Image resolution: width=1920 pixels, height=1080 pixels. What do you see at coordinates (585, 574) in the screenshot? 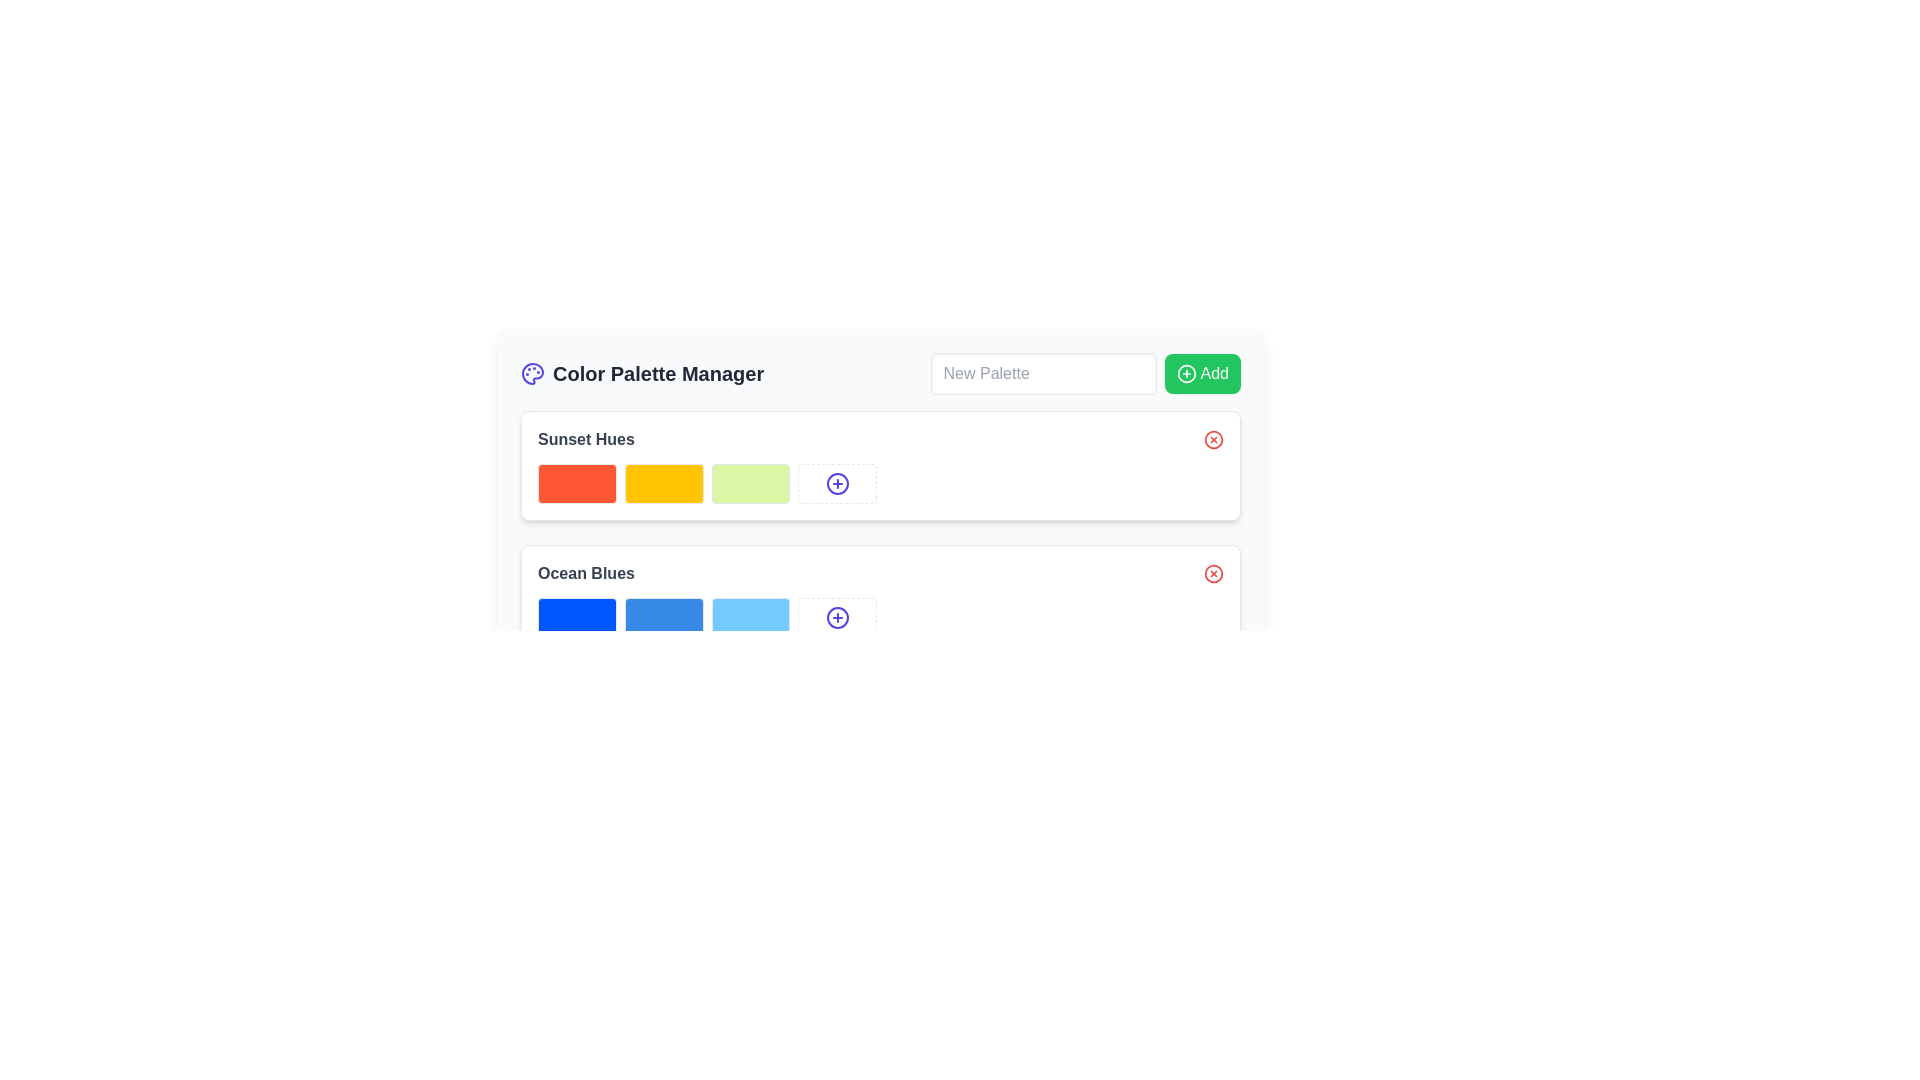
I see `the 'Ocean Blues' text label, which serves as the title for a color palette` at bounding box center [585, 574].